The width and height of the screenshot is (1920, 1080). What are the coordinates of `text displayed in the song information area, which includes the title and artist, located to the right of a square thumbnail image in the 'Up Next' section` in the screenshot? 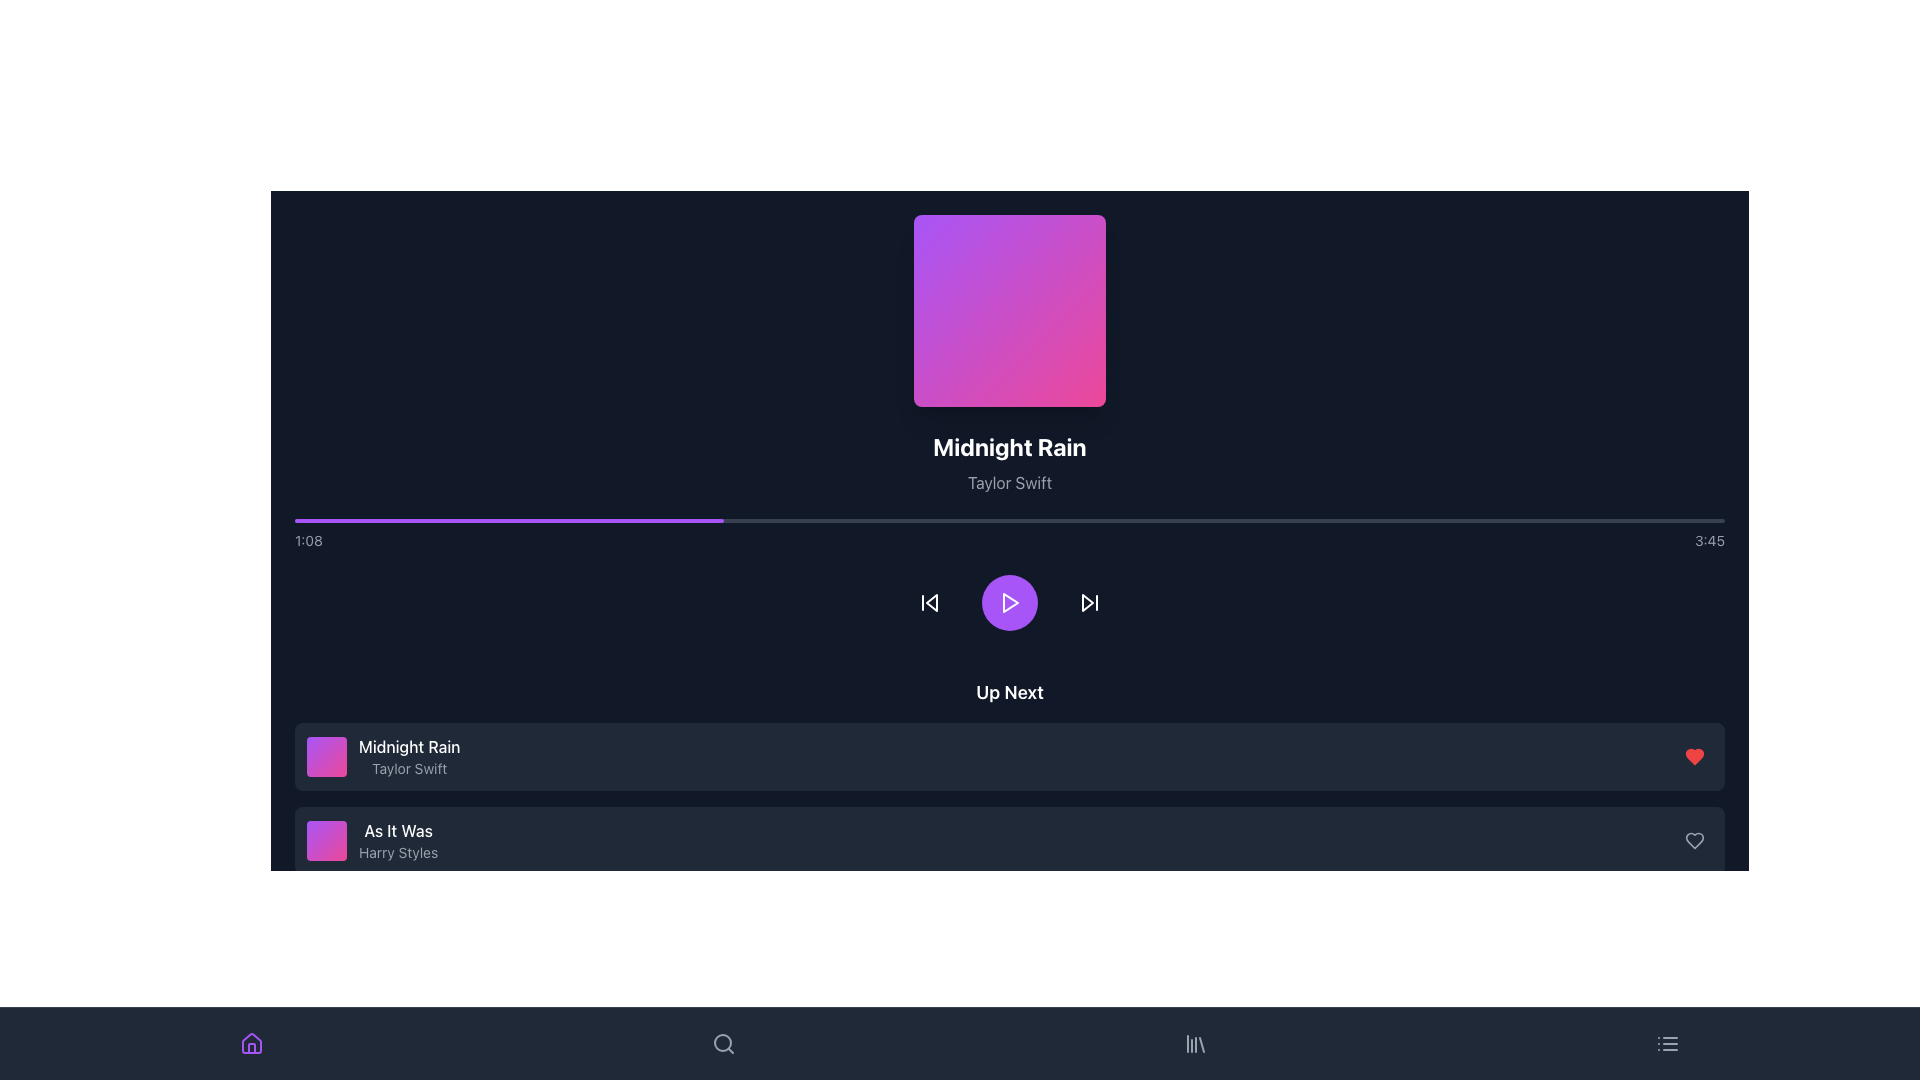 It's located at (408, 756).